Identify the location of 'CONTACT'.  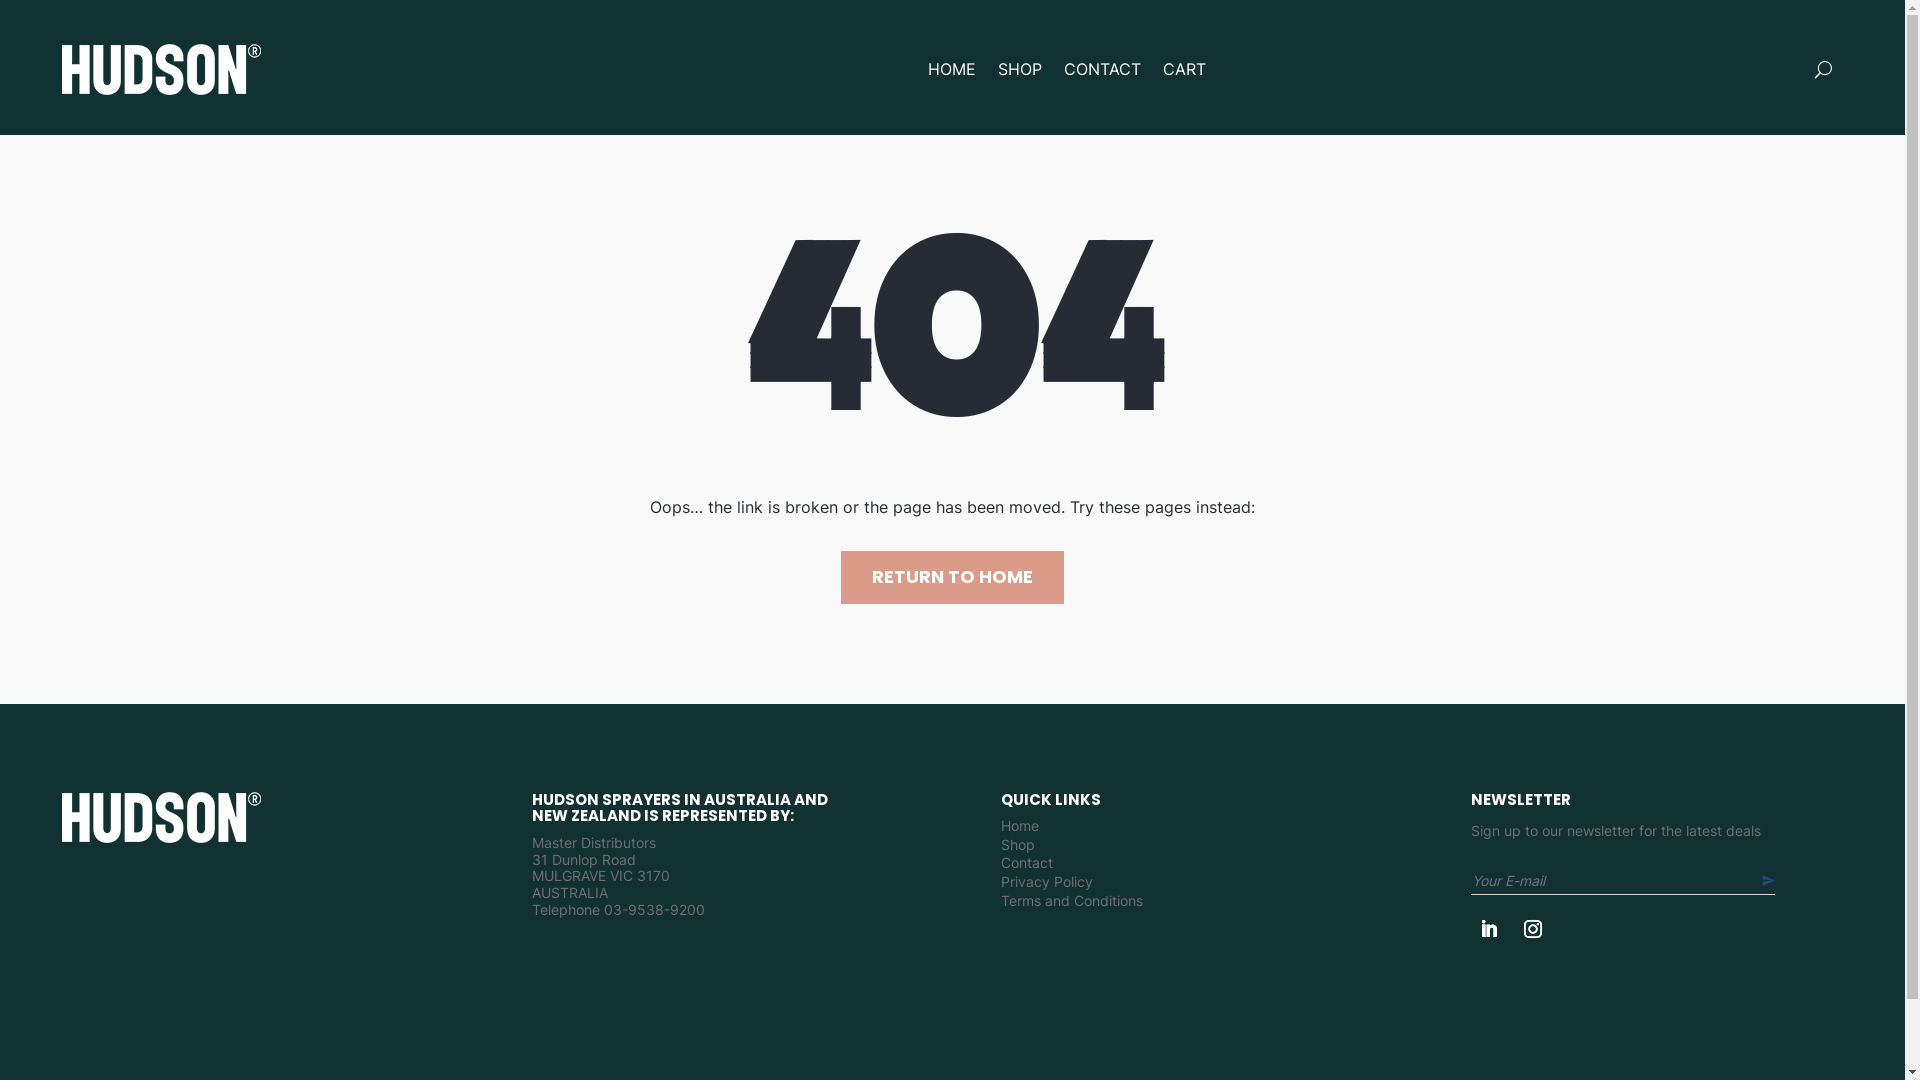
(1101, 68).